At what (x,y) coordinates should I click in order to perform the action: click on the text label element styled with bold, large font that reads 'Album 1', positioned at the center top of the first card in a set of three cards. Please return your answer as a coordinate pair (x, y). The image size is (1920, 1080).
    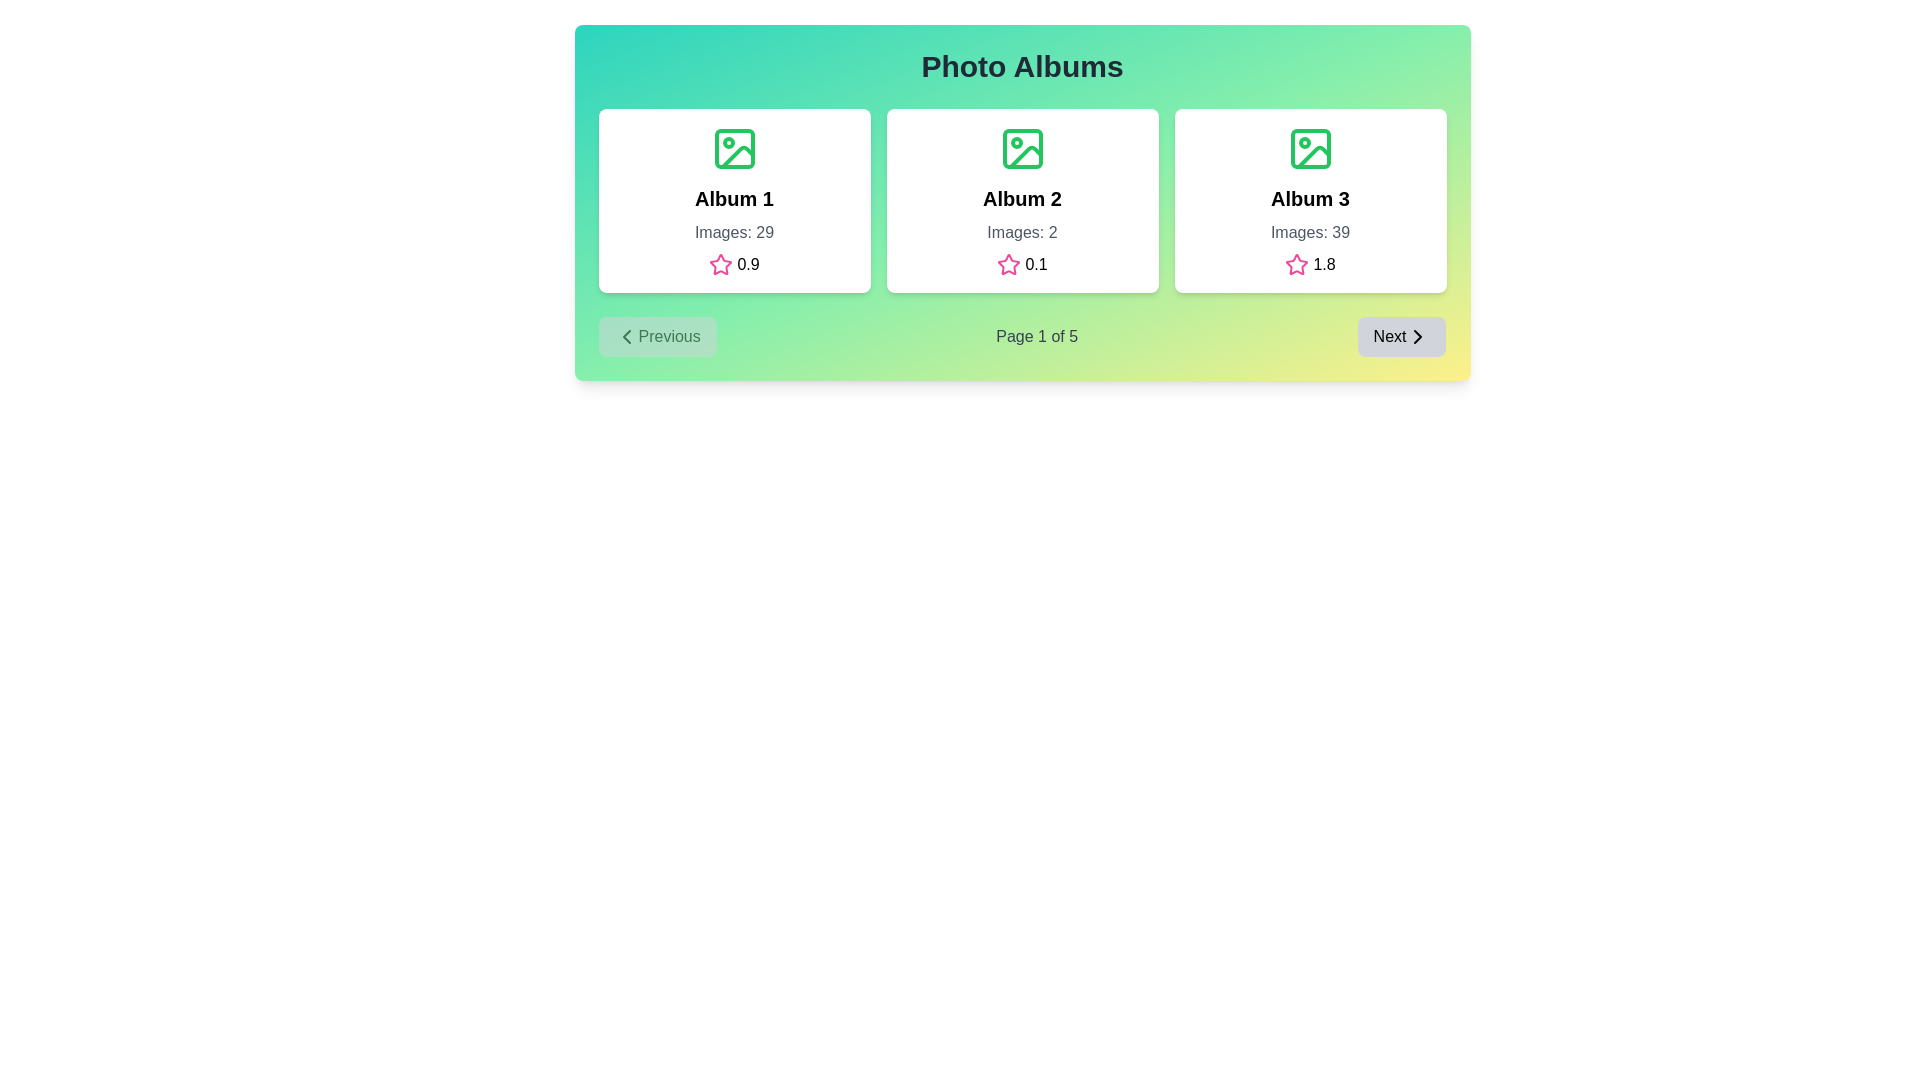
    Looking at the image, I should click on (733, 199).